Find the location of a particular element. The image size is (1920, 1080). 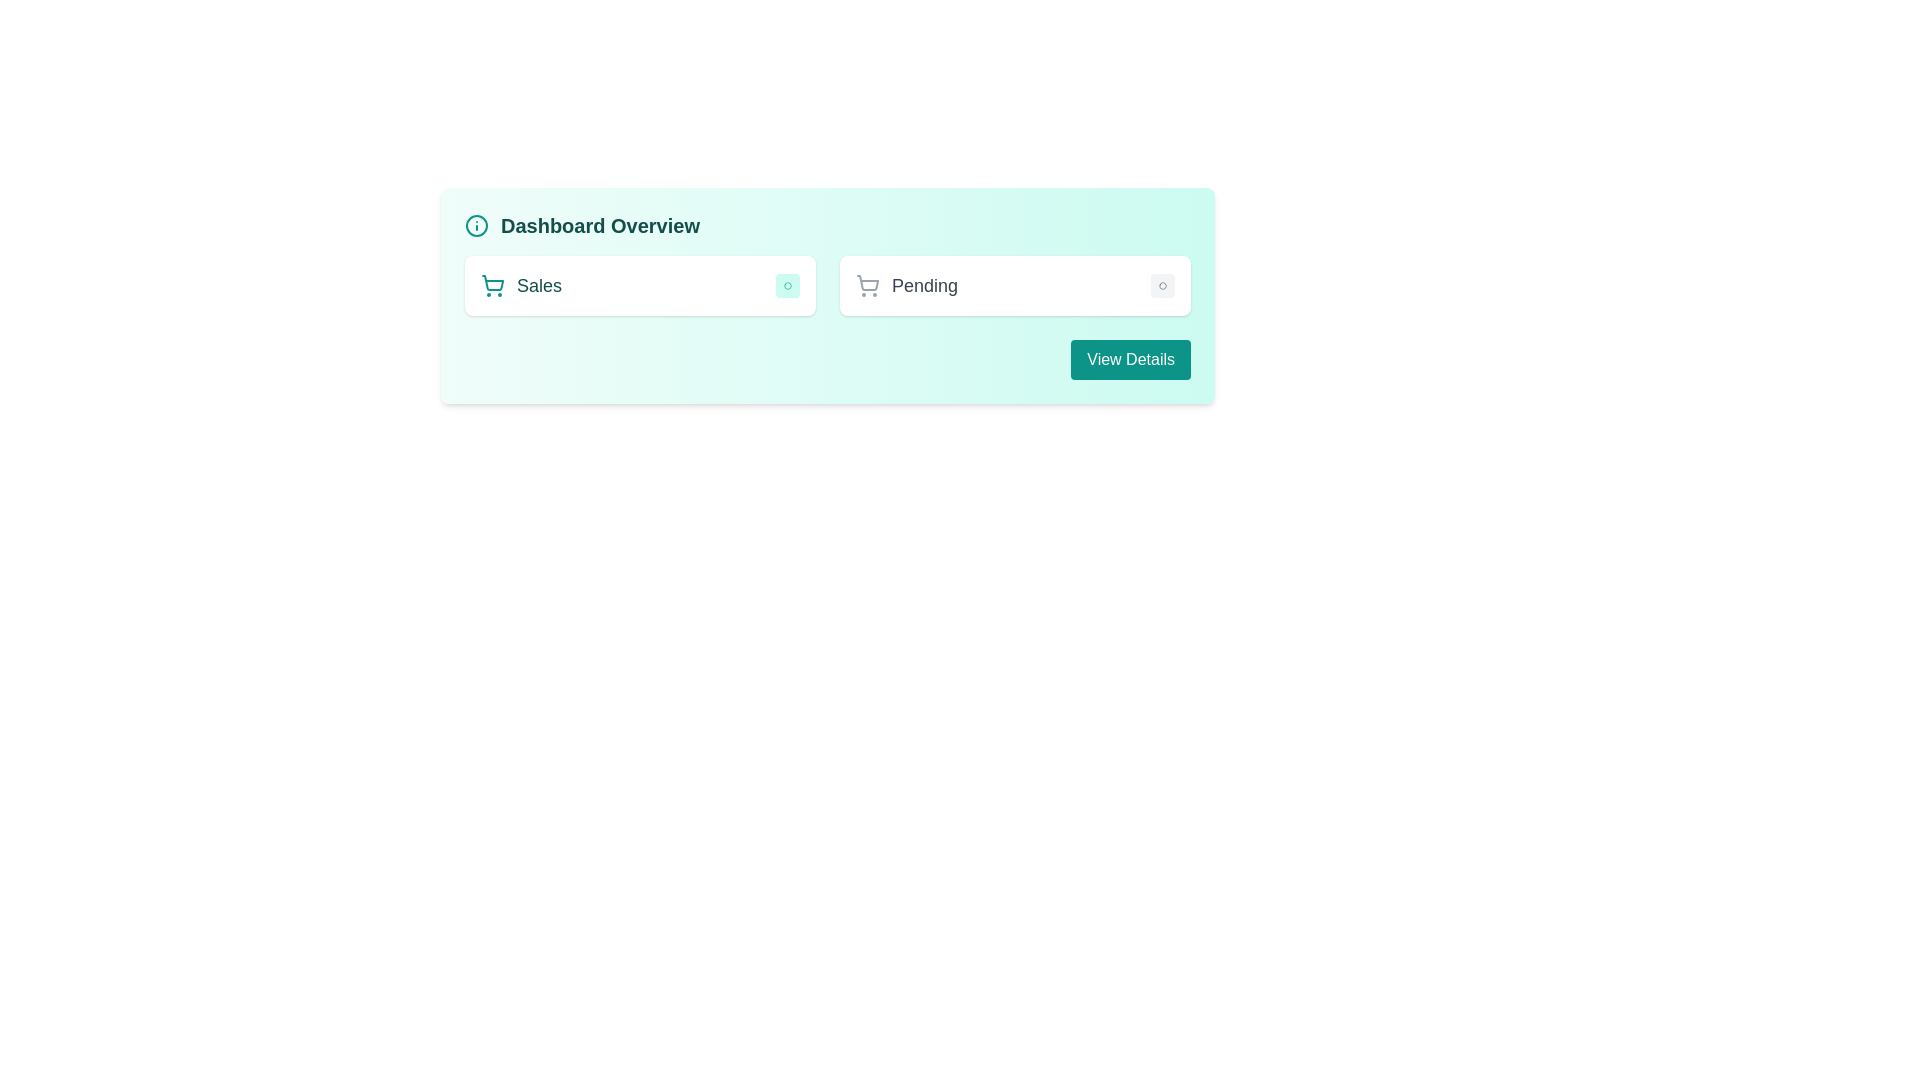

the prominent 'Sales' text label, which is styled in teal color with a large bold font, located centrally within a card-like component in the top-left section of the dashboard is located at coordinates (539, 285).